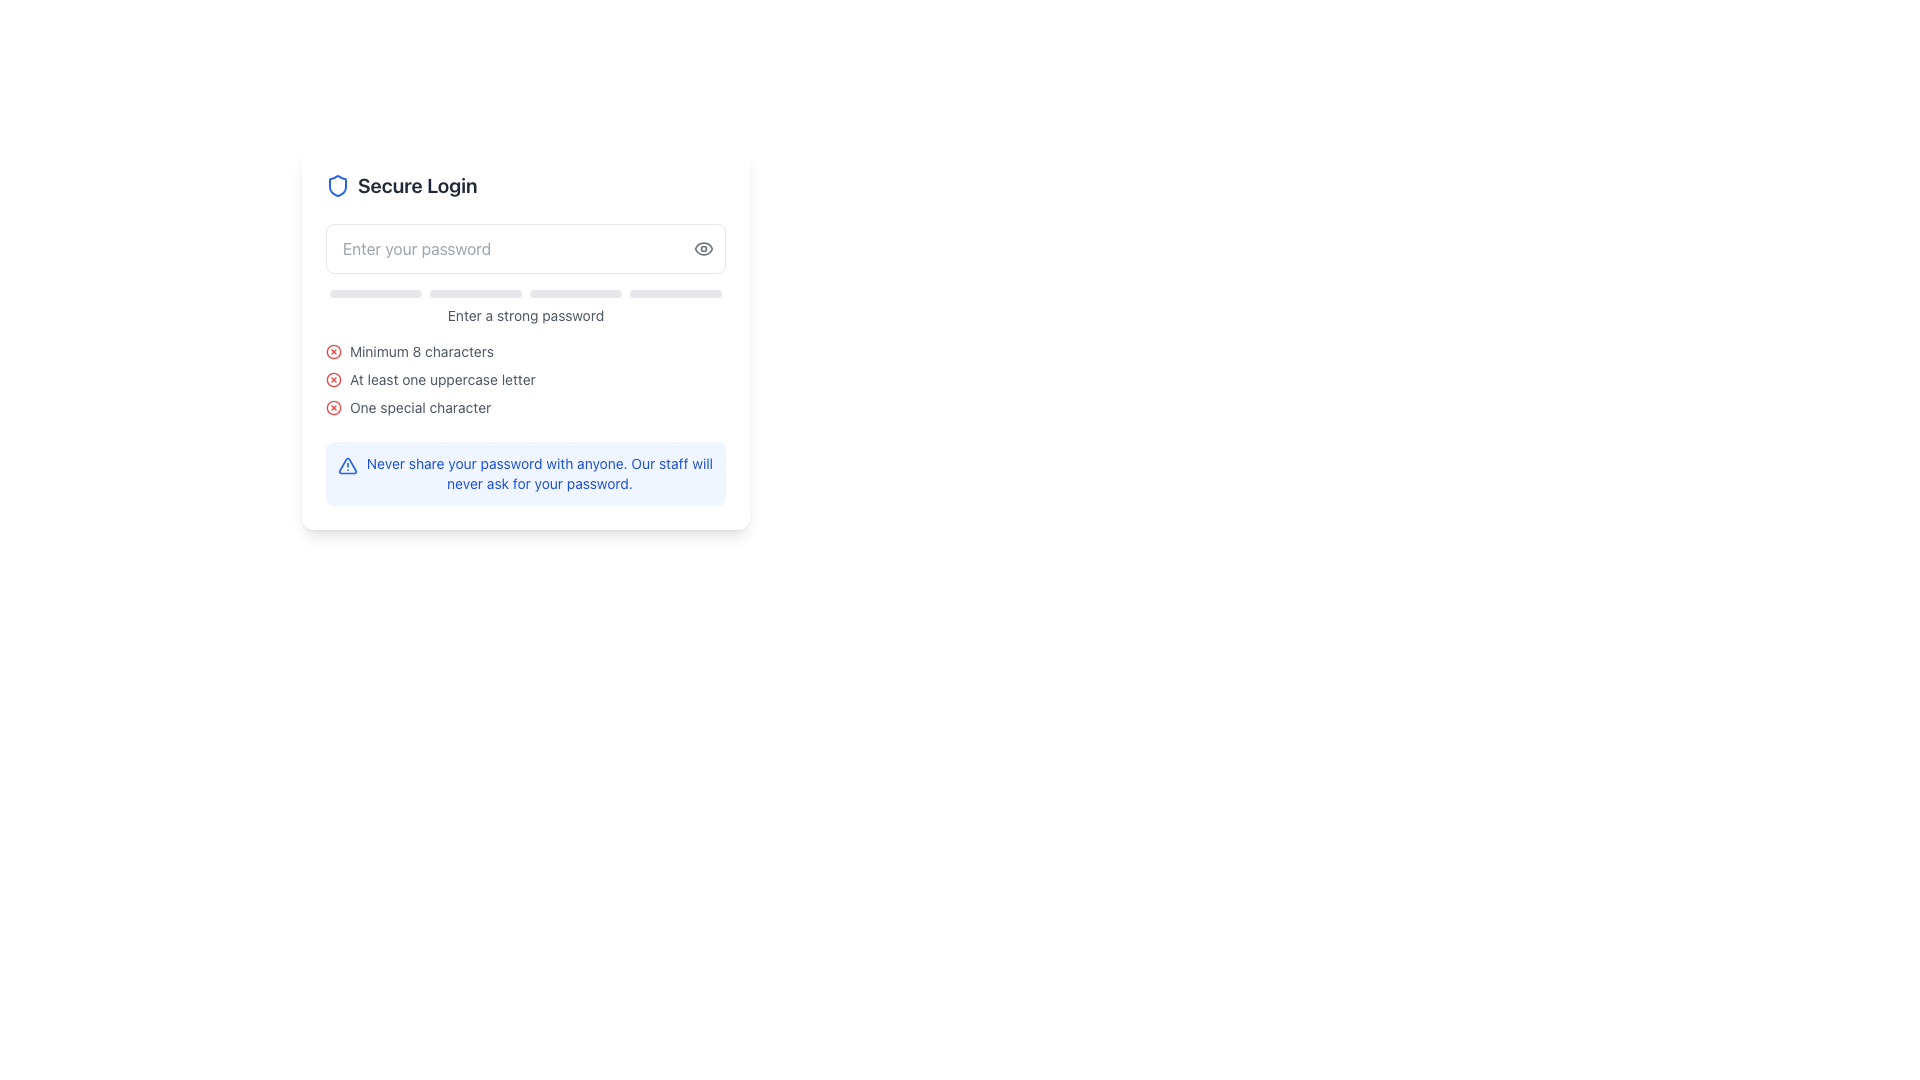  What do you see at coordinates (704, 248) in the screenshot?
I see `the IconButton used to toggle the visibility of the password in the password input field, which is positioned at the far right side of the input field` at bounding box center [704, 248].